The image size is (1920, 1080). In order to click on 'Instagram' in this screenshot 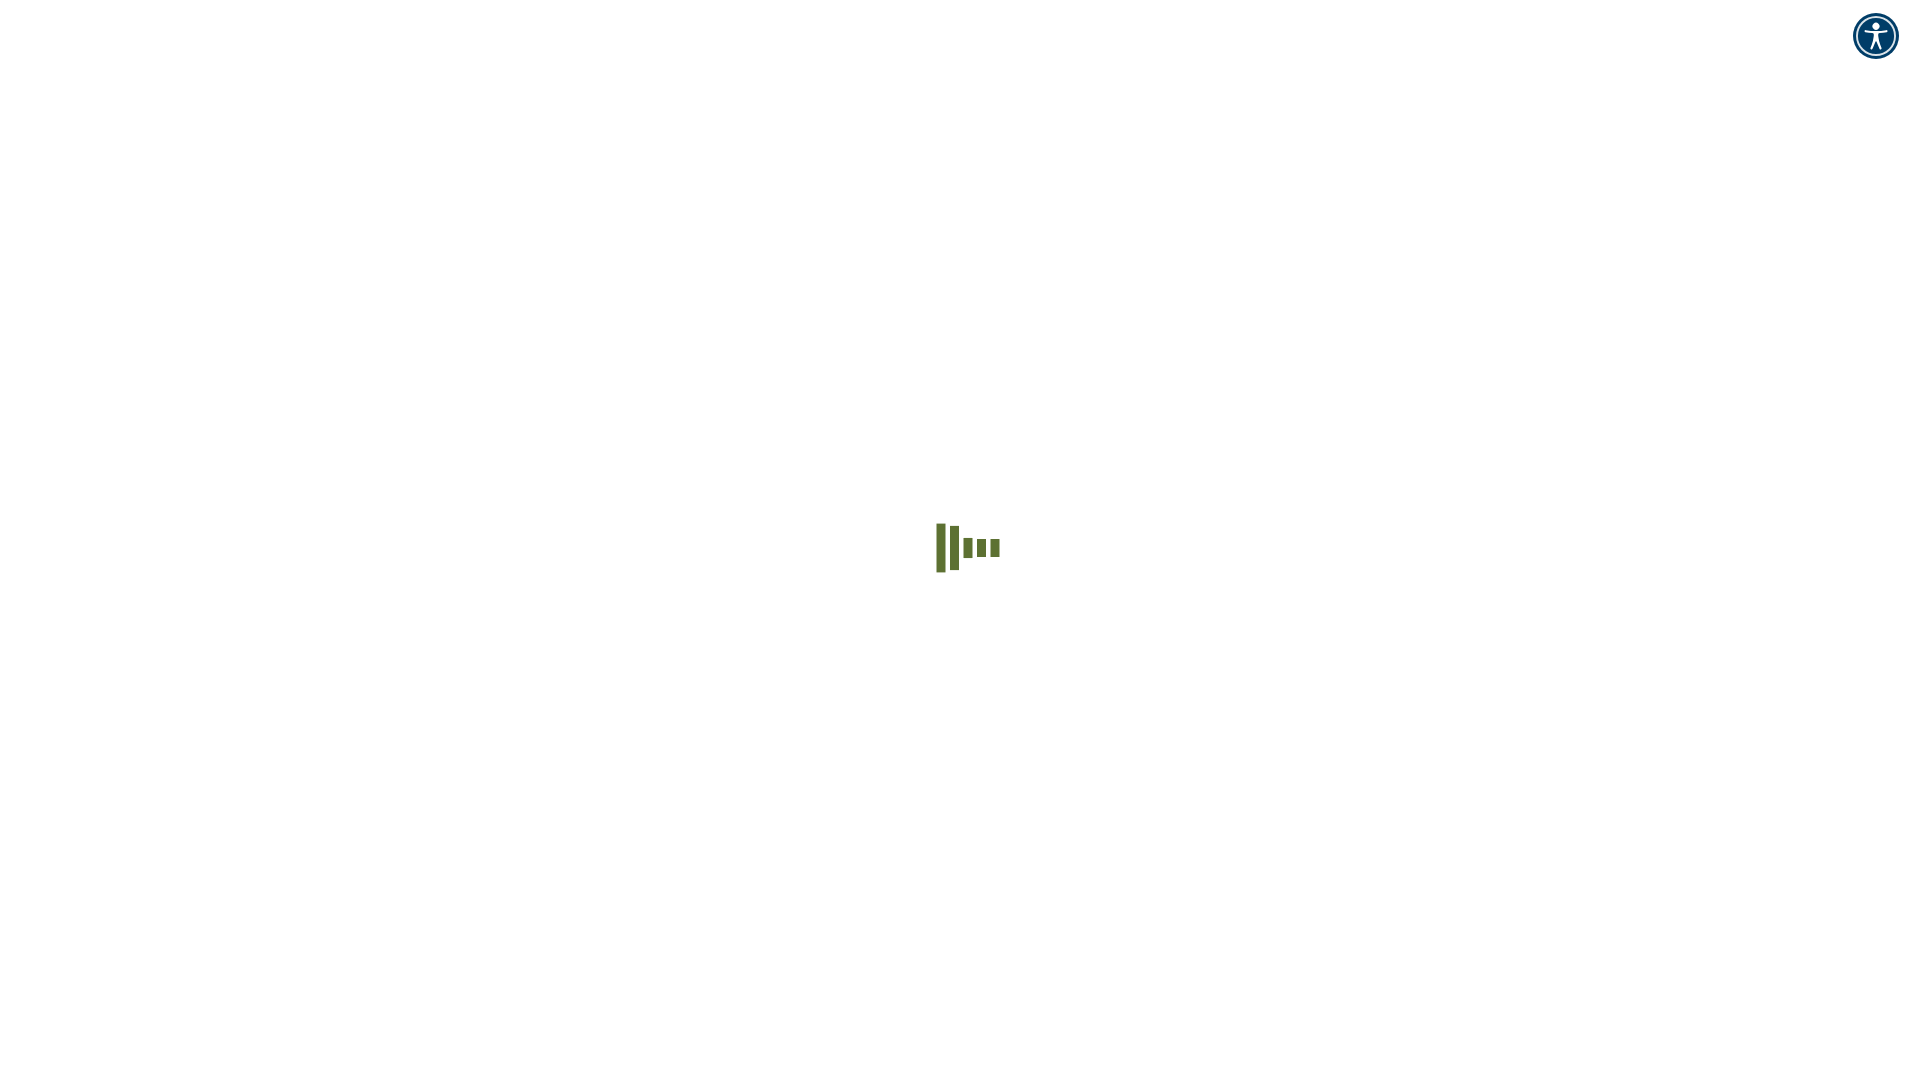, I will do `click(180, 737)`.